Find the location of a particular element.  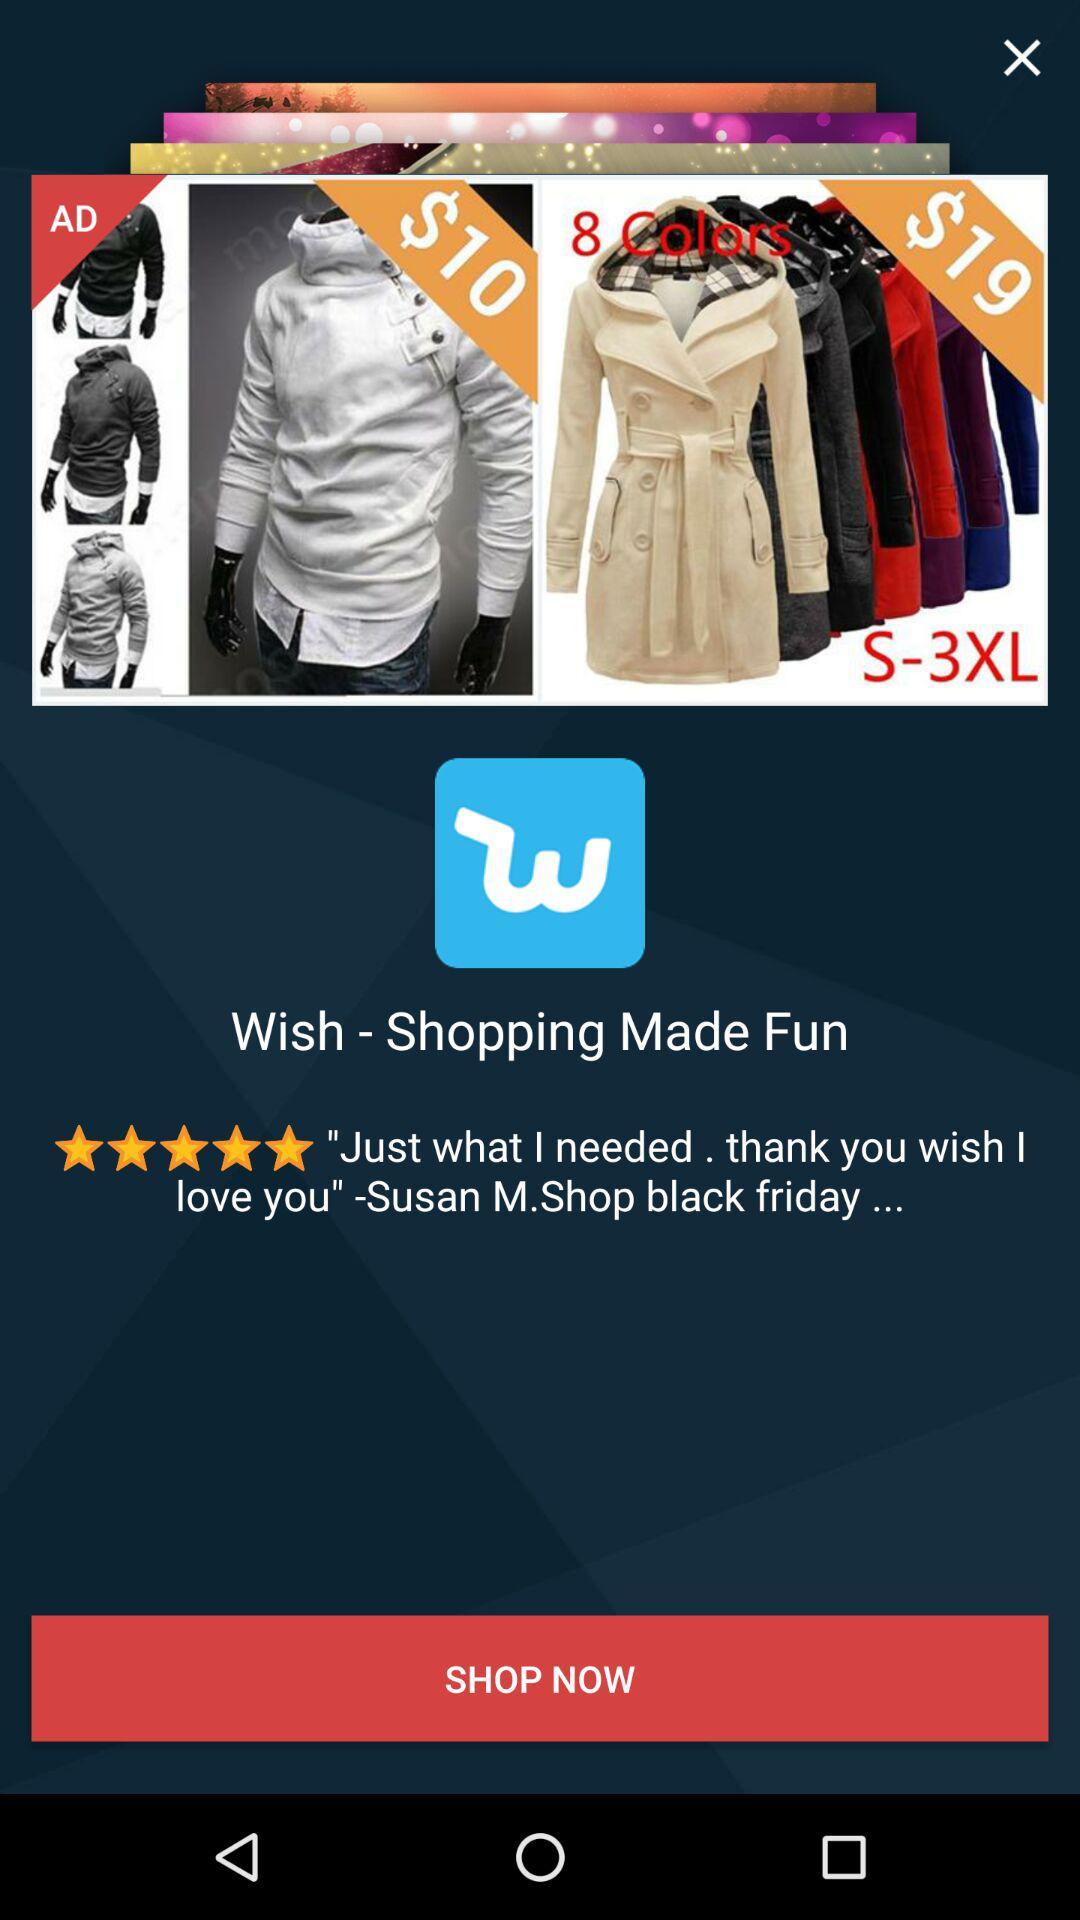

the just what i item is located at coordinates (540, 1170).